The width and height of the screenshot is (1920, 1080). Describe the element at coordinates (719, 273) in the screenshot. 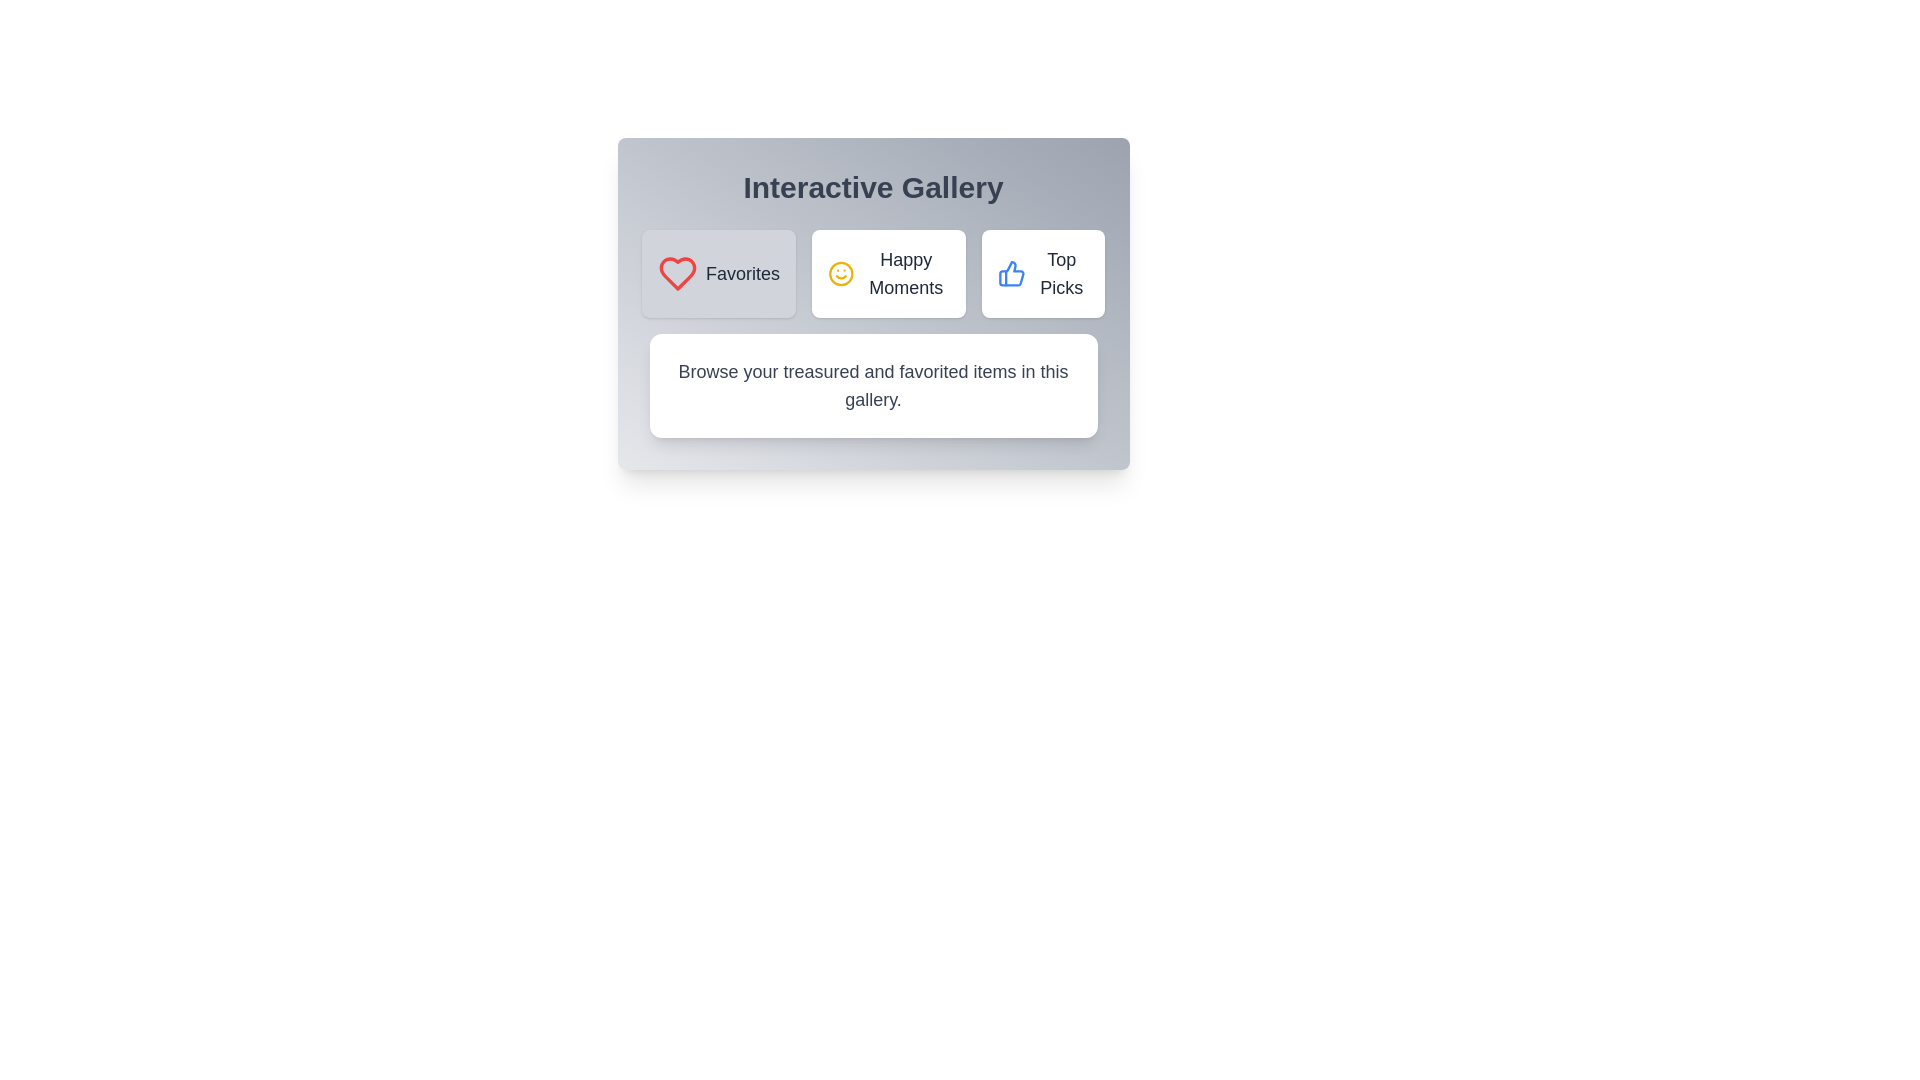

I see `the Favorites category by clicking the respective button` at that location.